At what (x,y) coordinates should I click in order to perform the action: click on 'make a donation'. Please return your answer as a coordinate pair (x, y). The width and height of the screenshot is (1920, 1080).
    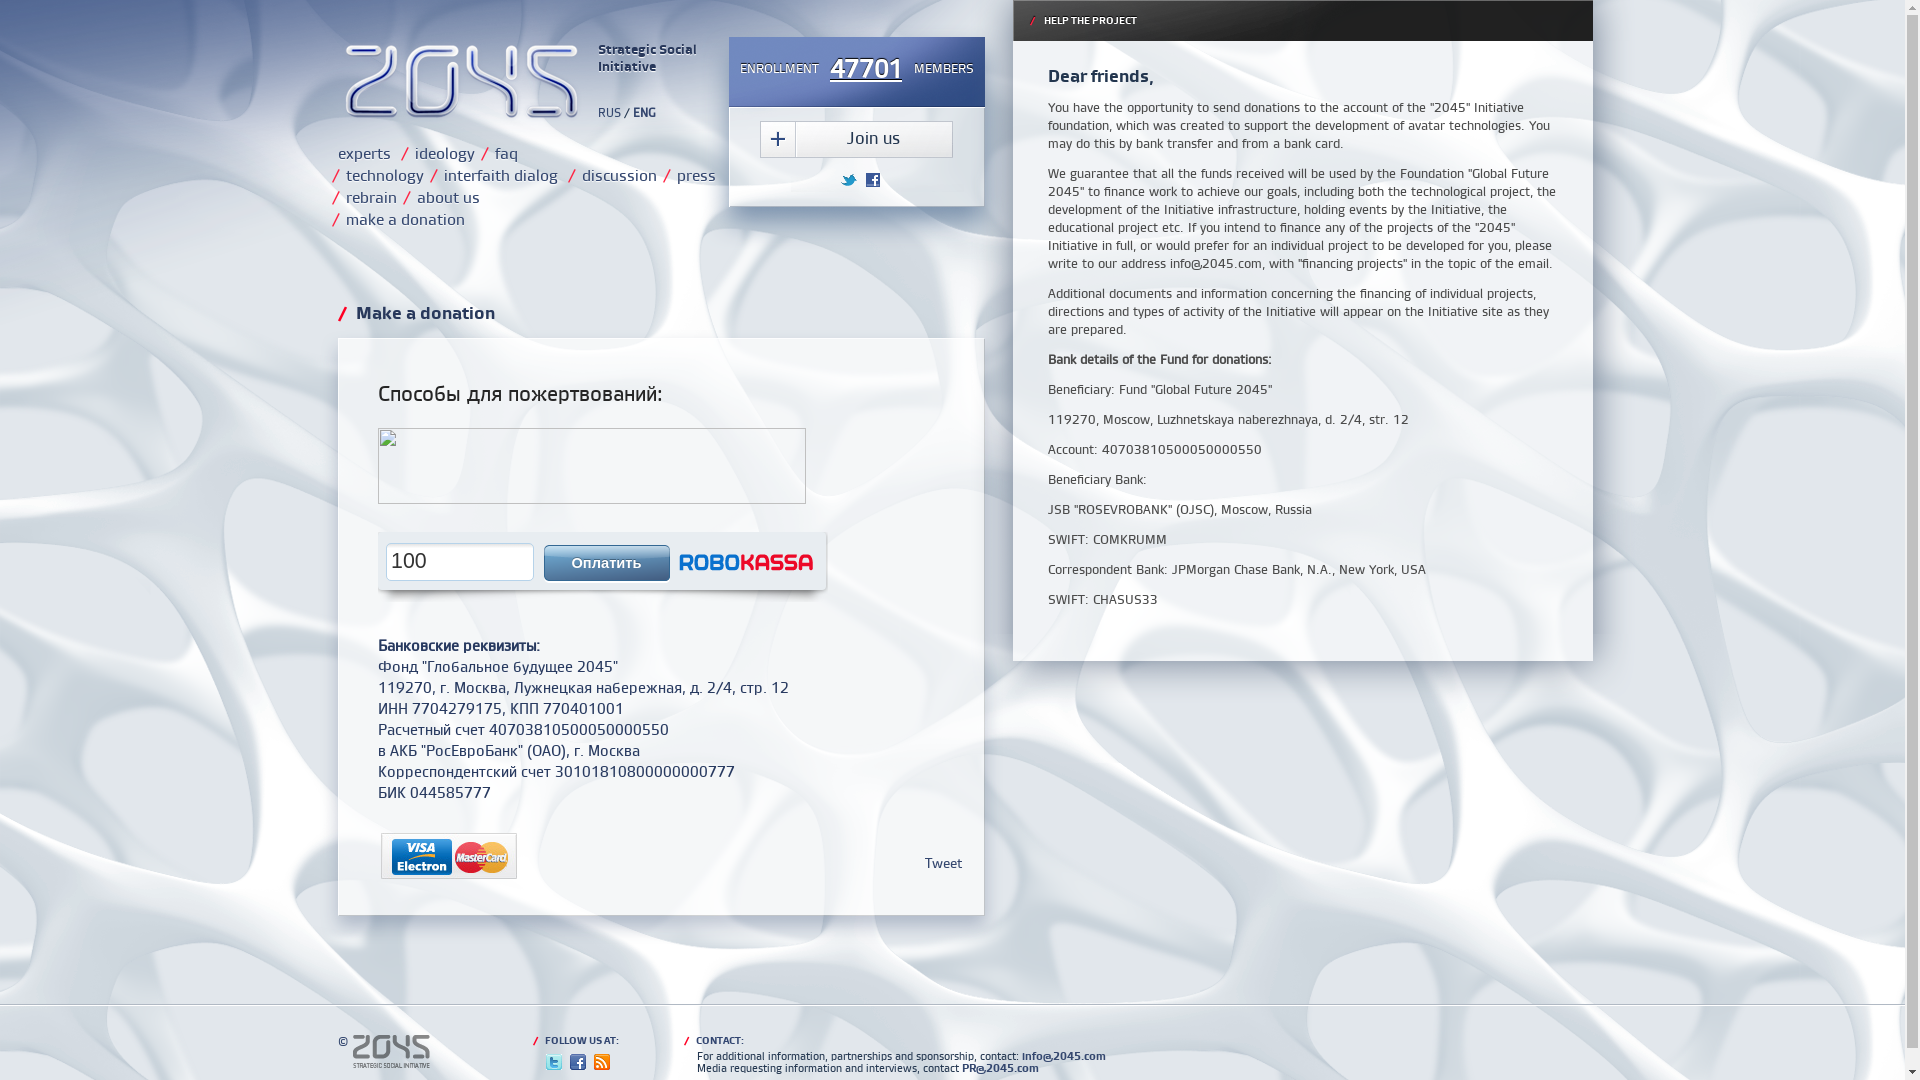
    Looking at the image, I should click on (404, 219).